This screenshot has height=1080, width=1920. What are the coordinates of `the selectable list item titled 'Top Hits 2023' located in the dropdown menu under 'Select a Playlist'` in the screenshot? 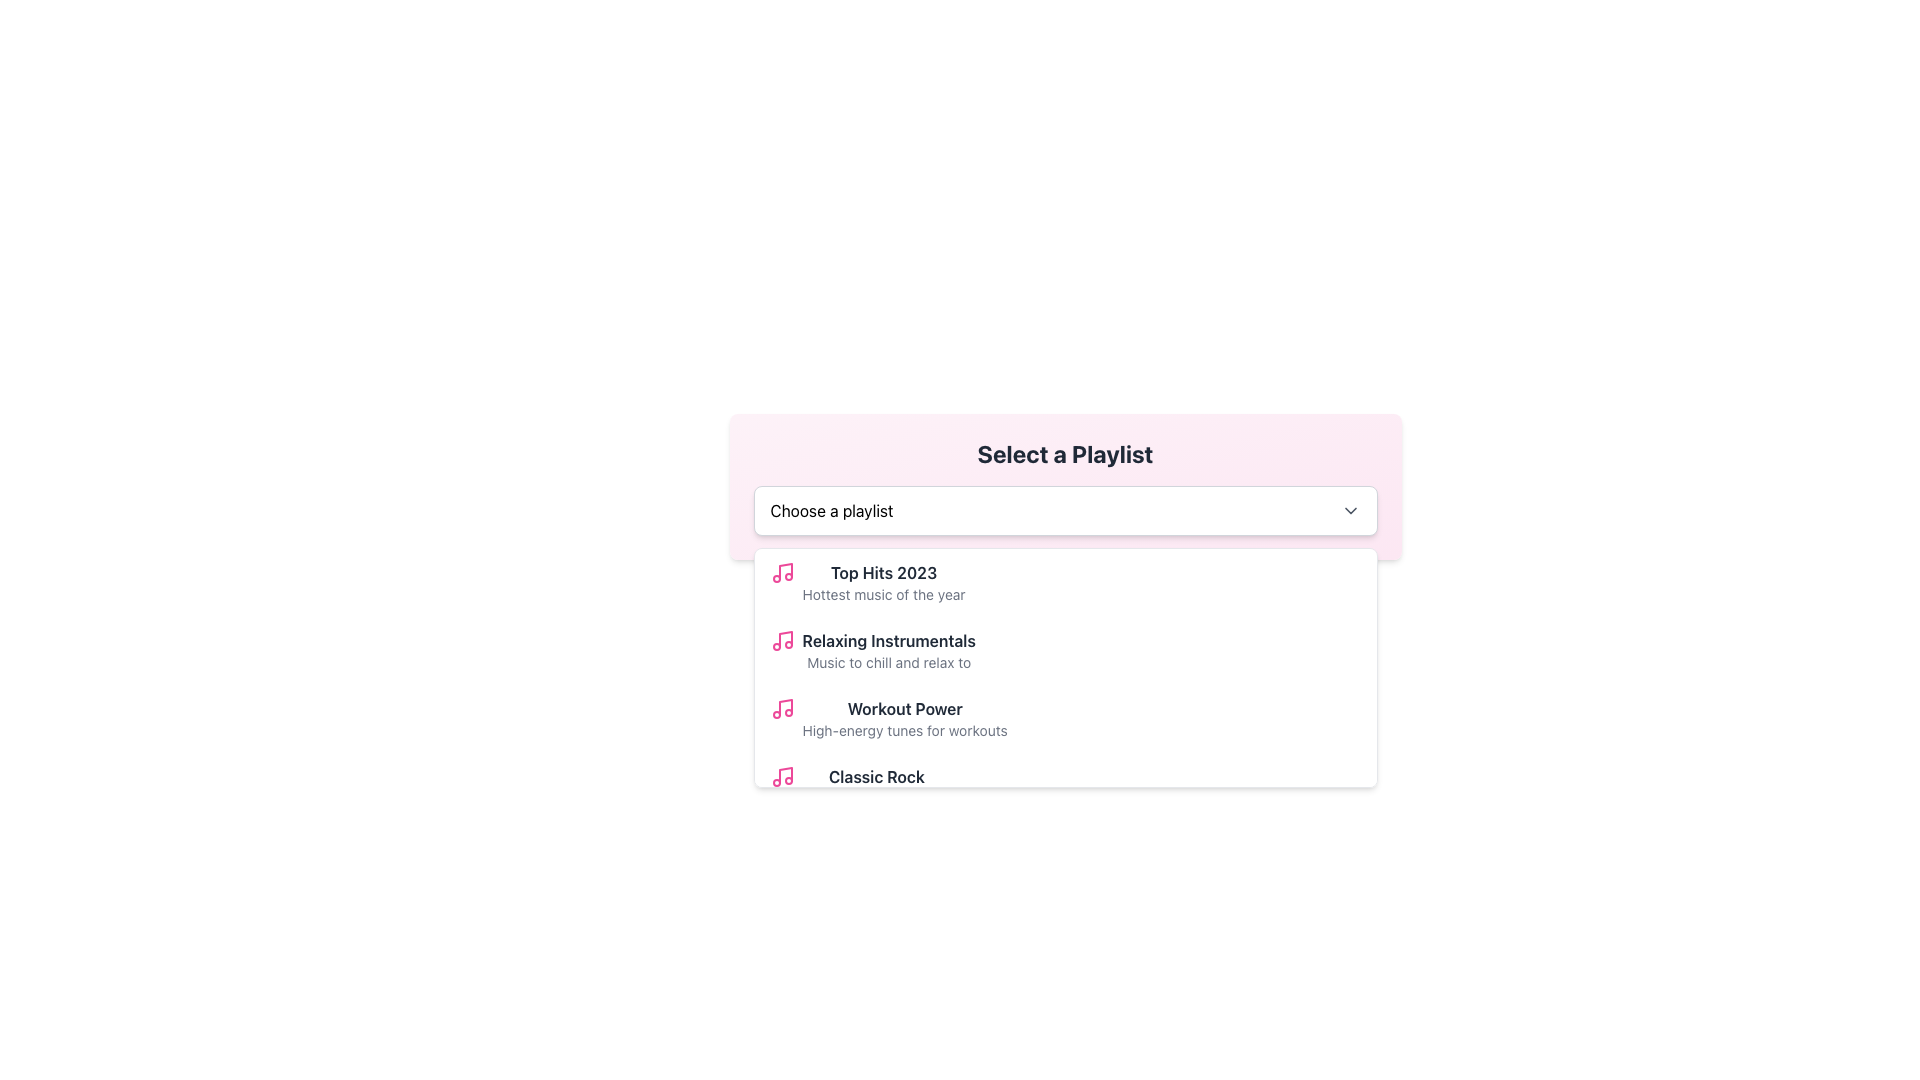 It's located at (882, 582).